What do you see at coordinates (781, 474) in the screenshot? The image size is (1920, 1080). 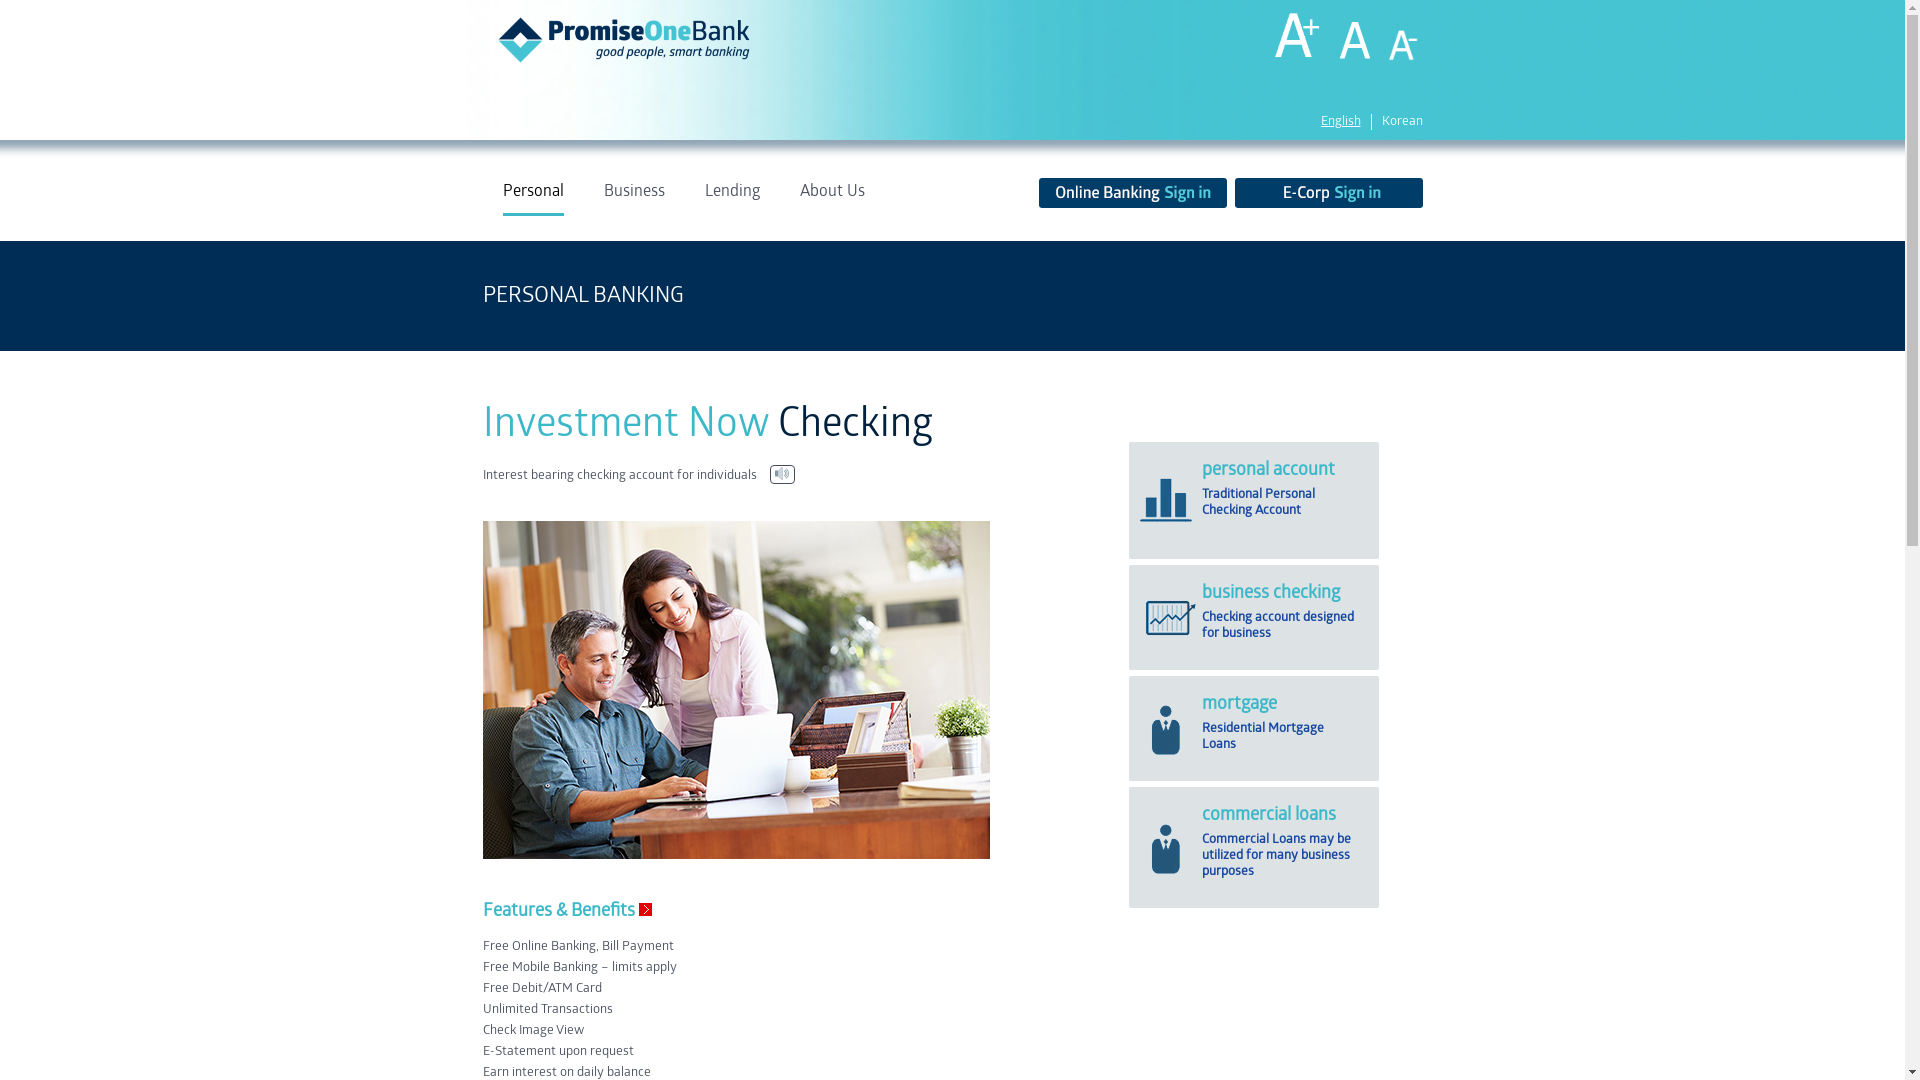 I see `'Play'` at bounding box center [781, 474].